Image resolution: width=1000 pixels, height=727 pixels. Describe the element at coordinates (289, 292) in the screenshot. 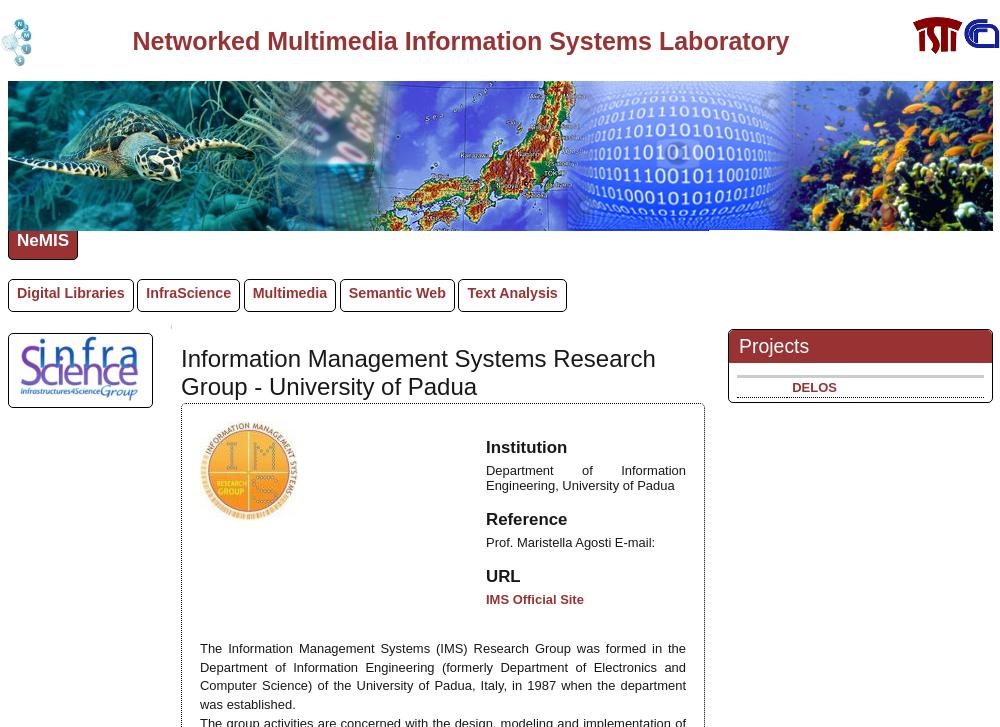

I see `'Multimedia'` at that location.